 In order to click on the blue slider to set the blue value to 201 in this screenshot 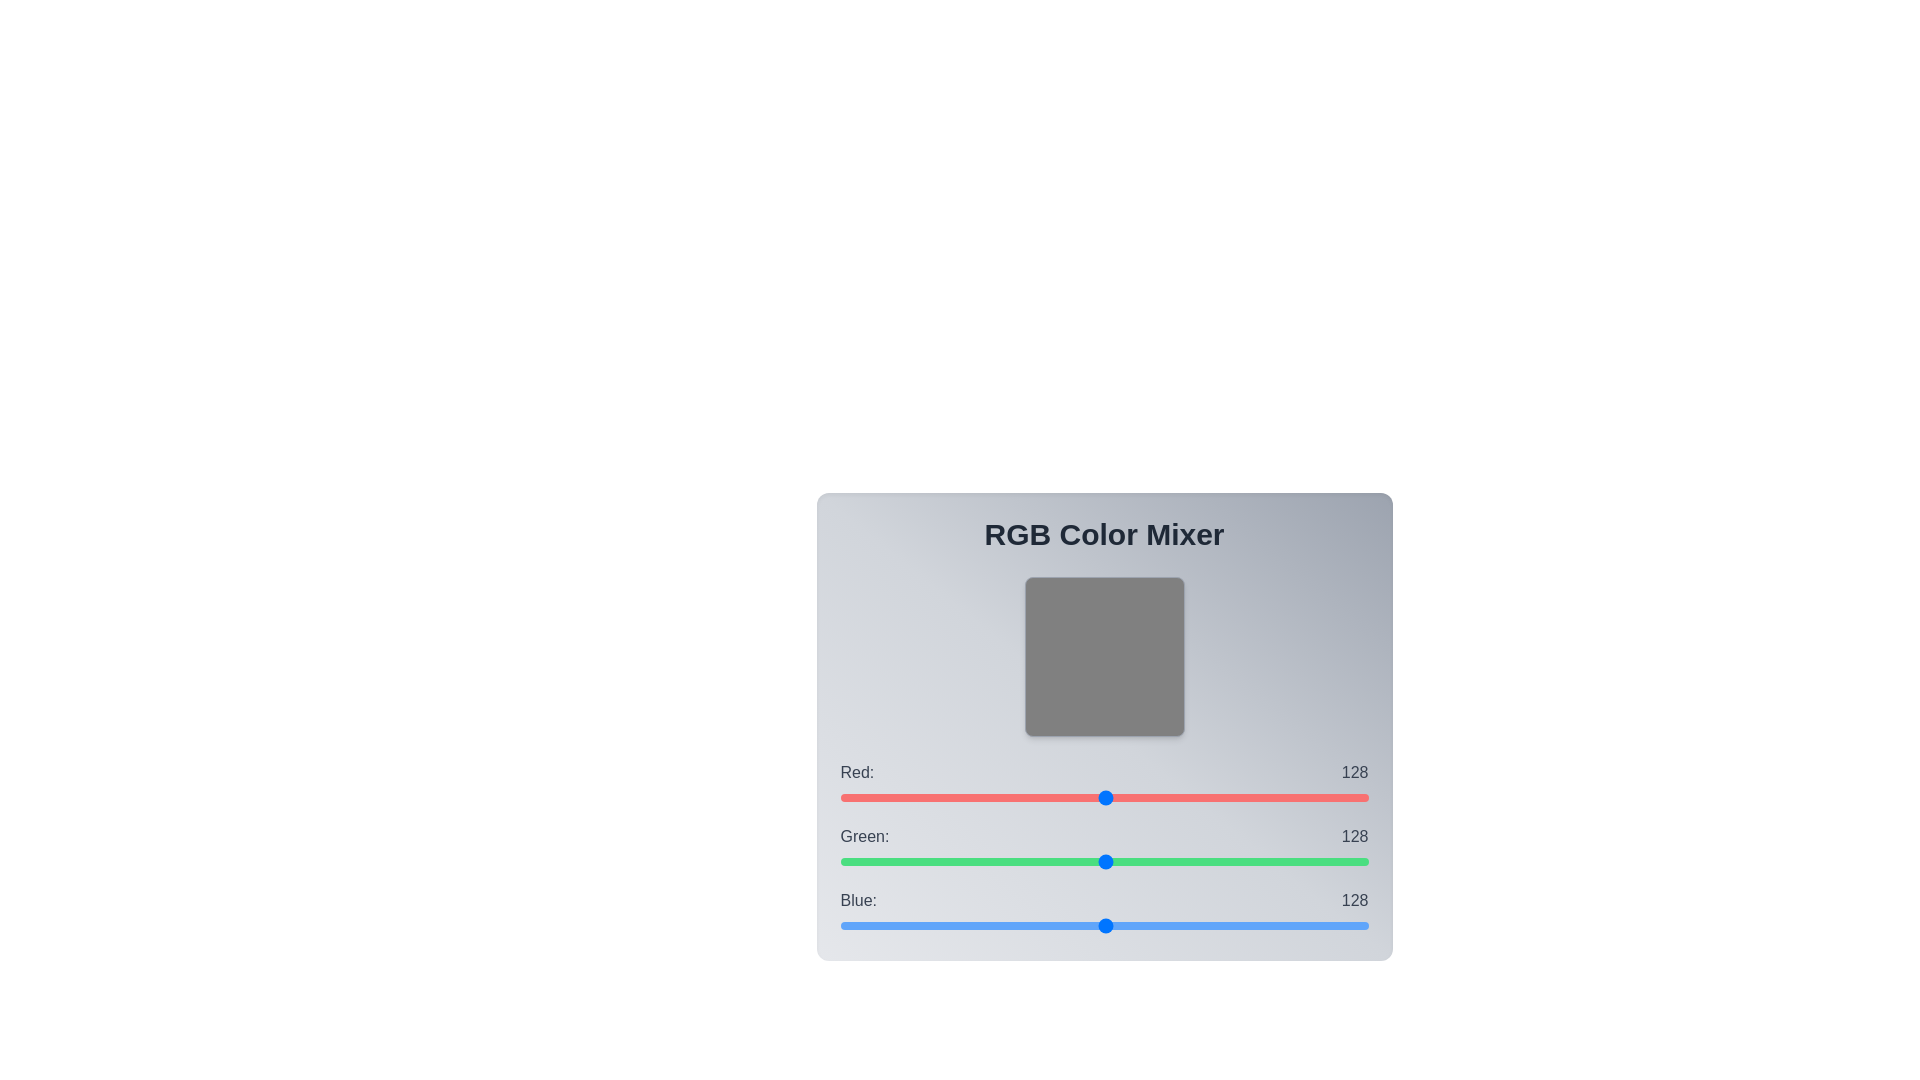, I will do `click(1255, 925)`.